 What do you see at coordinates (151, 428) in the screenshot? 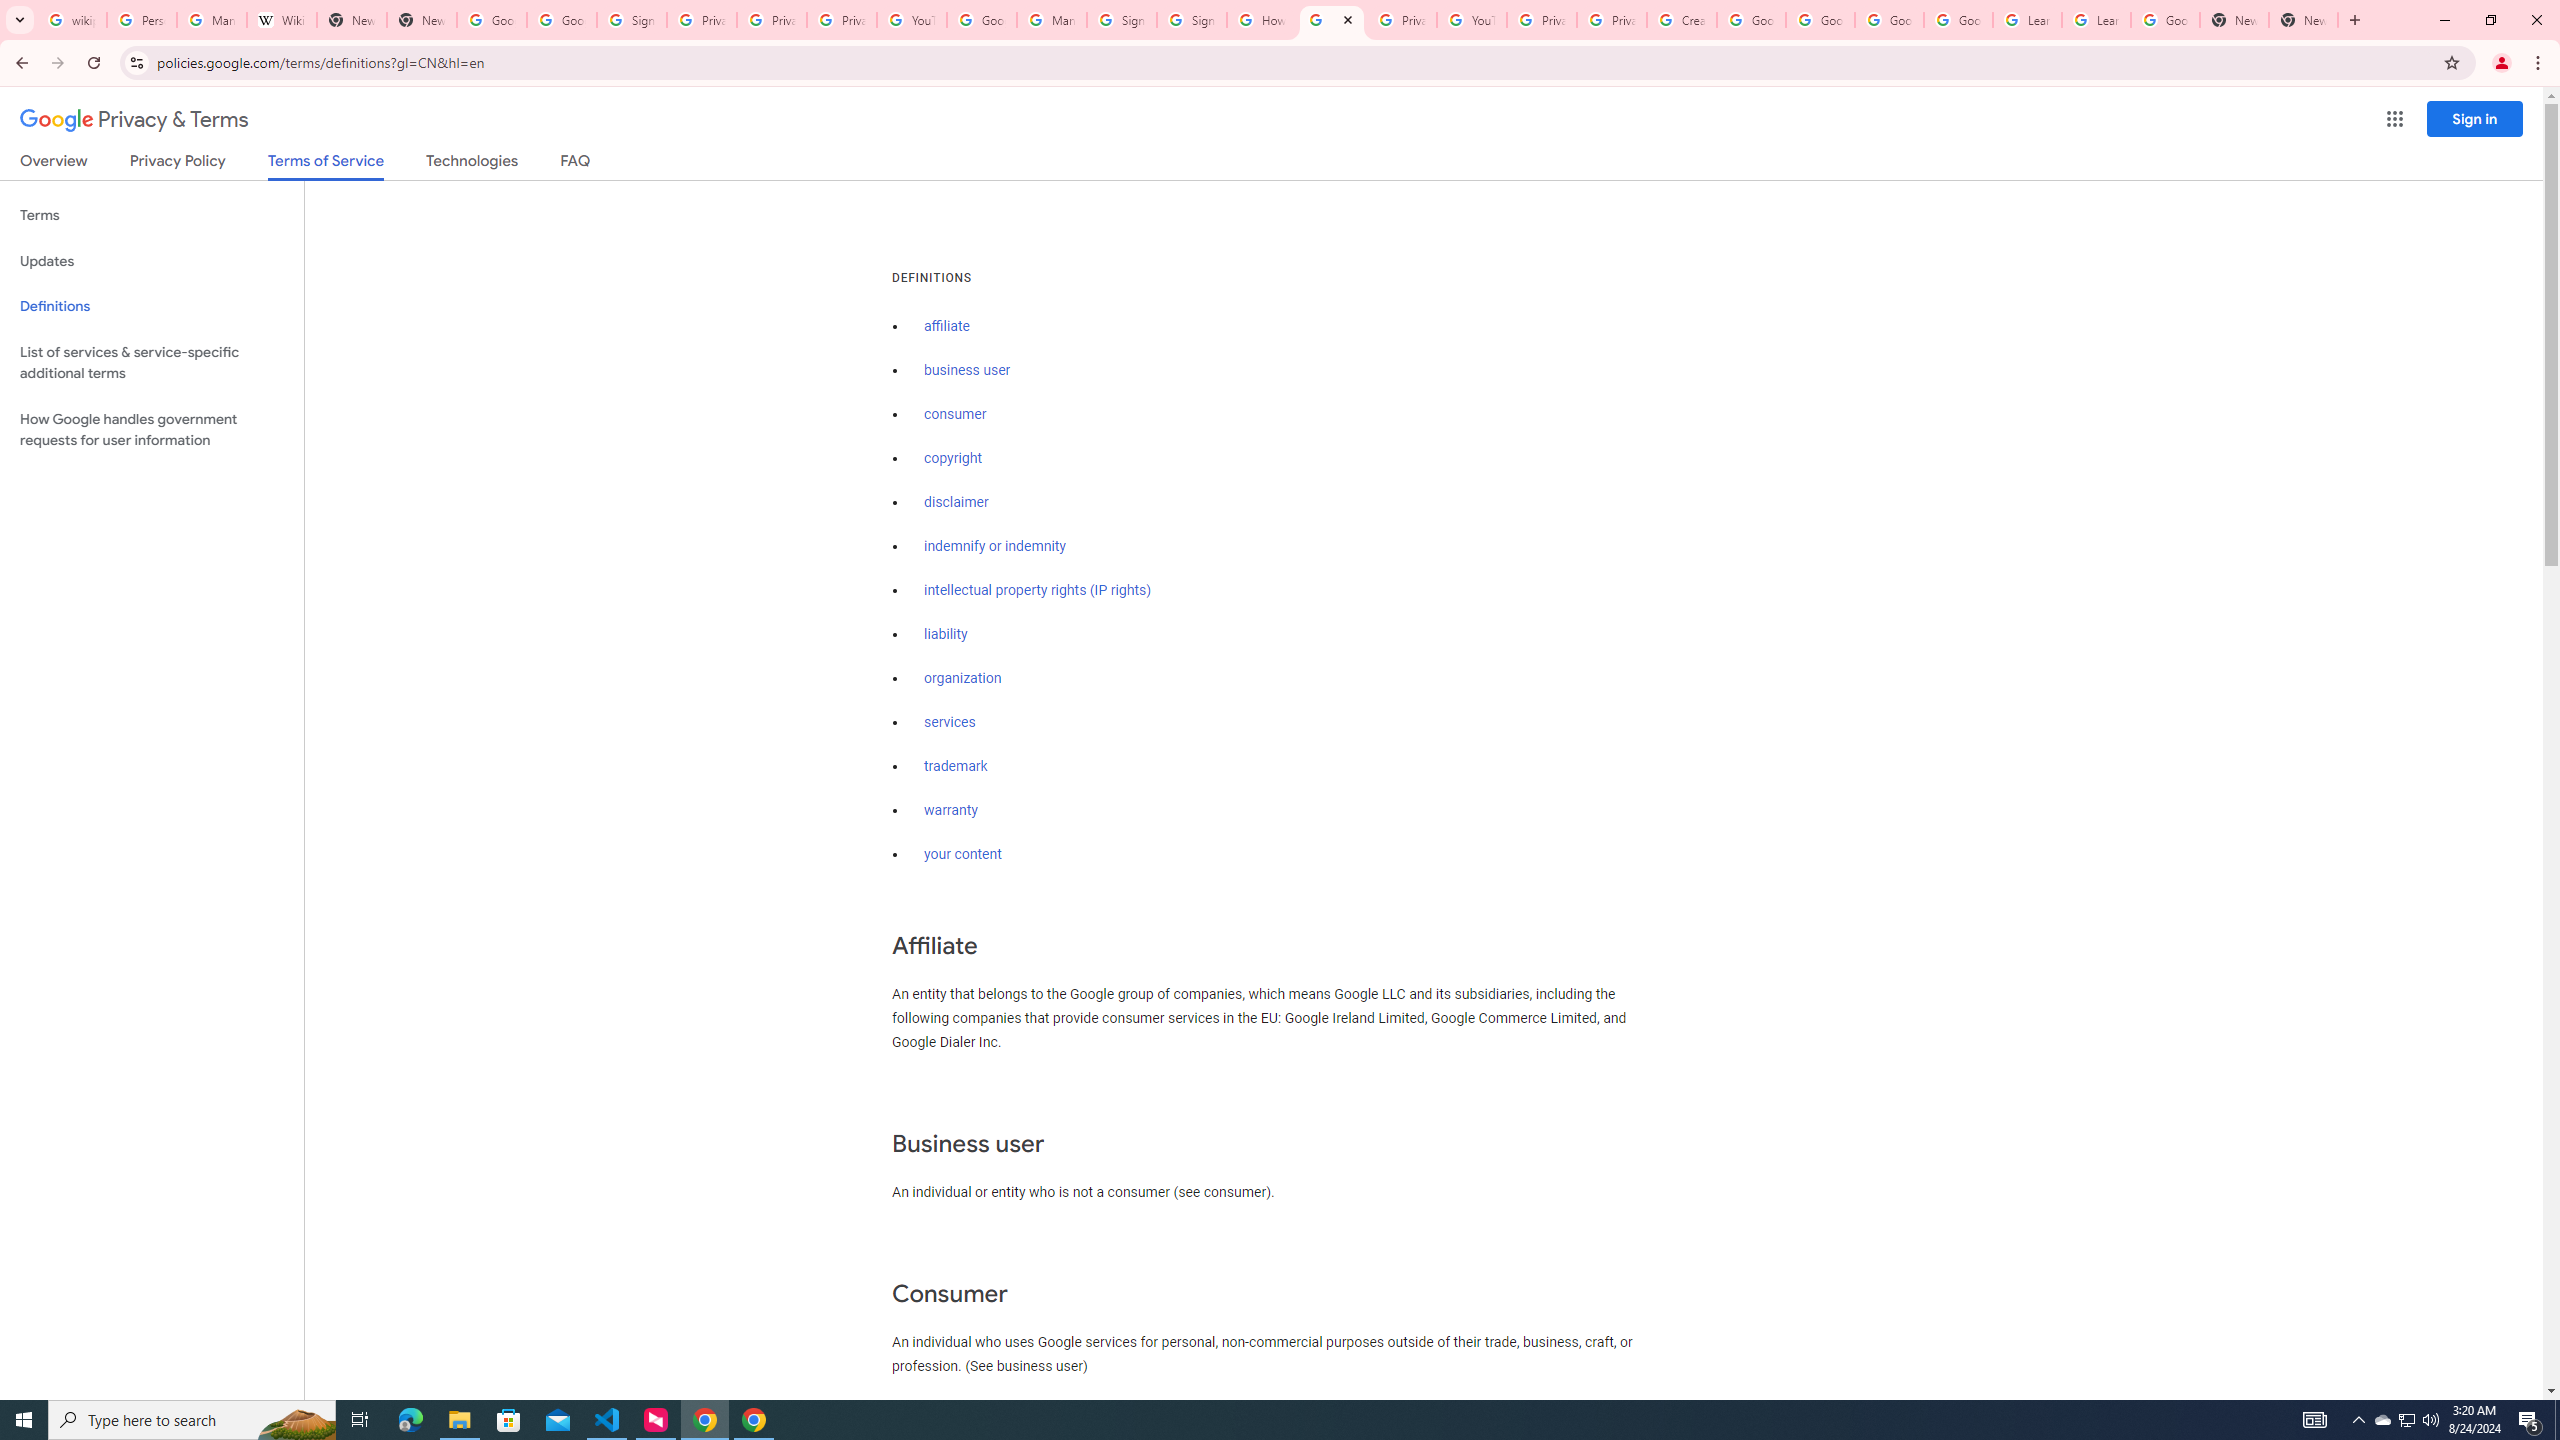
I see `'How Google handles government requests for user information'` at bounding box center [151, 428].